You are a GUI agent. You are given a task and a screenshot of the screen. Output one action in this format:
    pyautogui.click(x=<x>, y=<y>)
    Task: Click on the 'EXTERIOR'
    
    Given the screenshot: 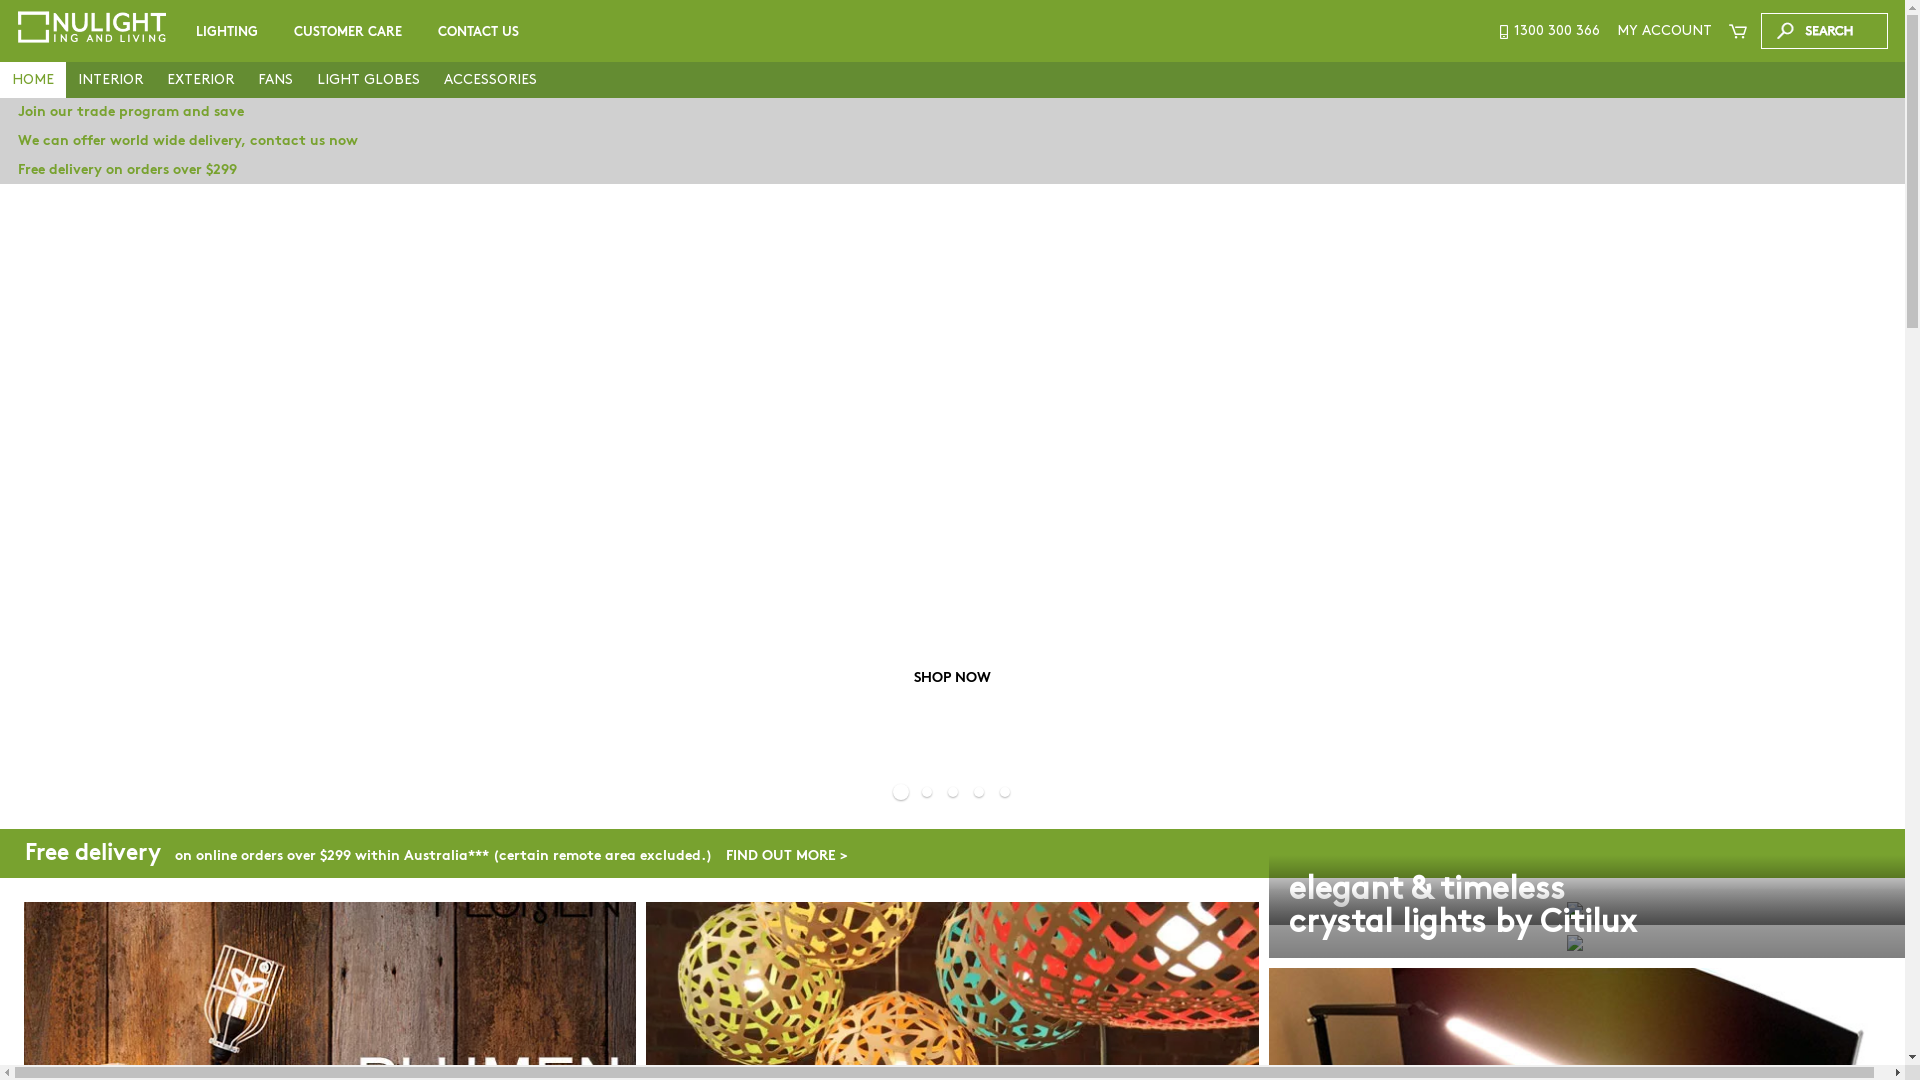 What is the action you would take?
    pyautogui.click(x=200, y=79)
    